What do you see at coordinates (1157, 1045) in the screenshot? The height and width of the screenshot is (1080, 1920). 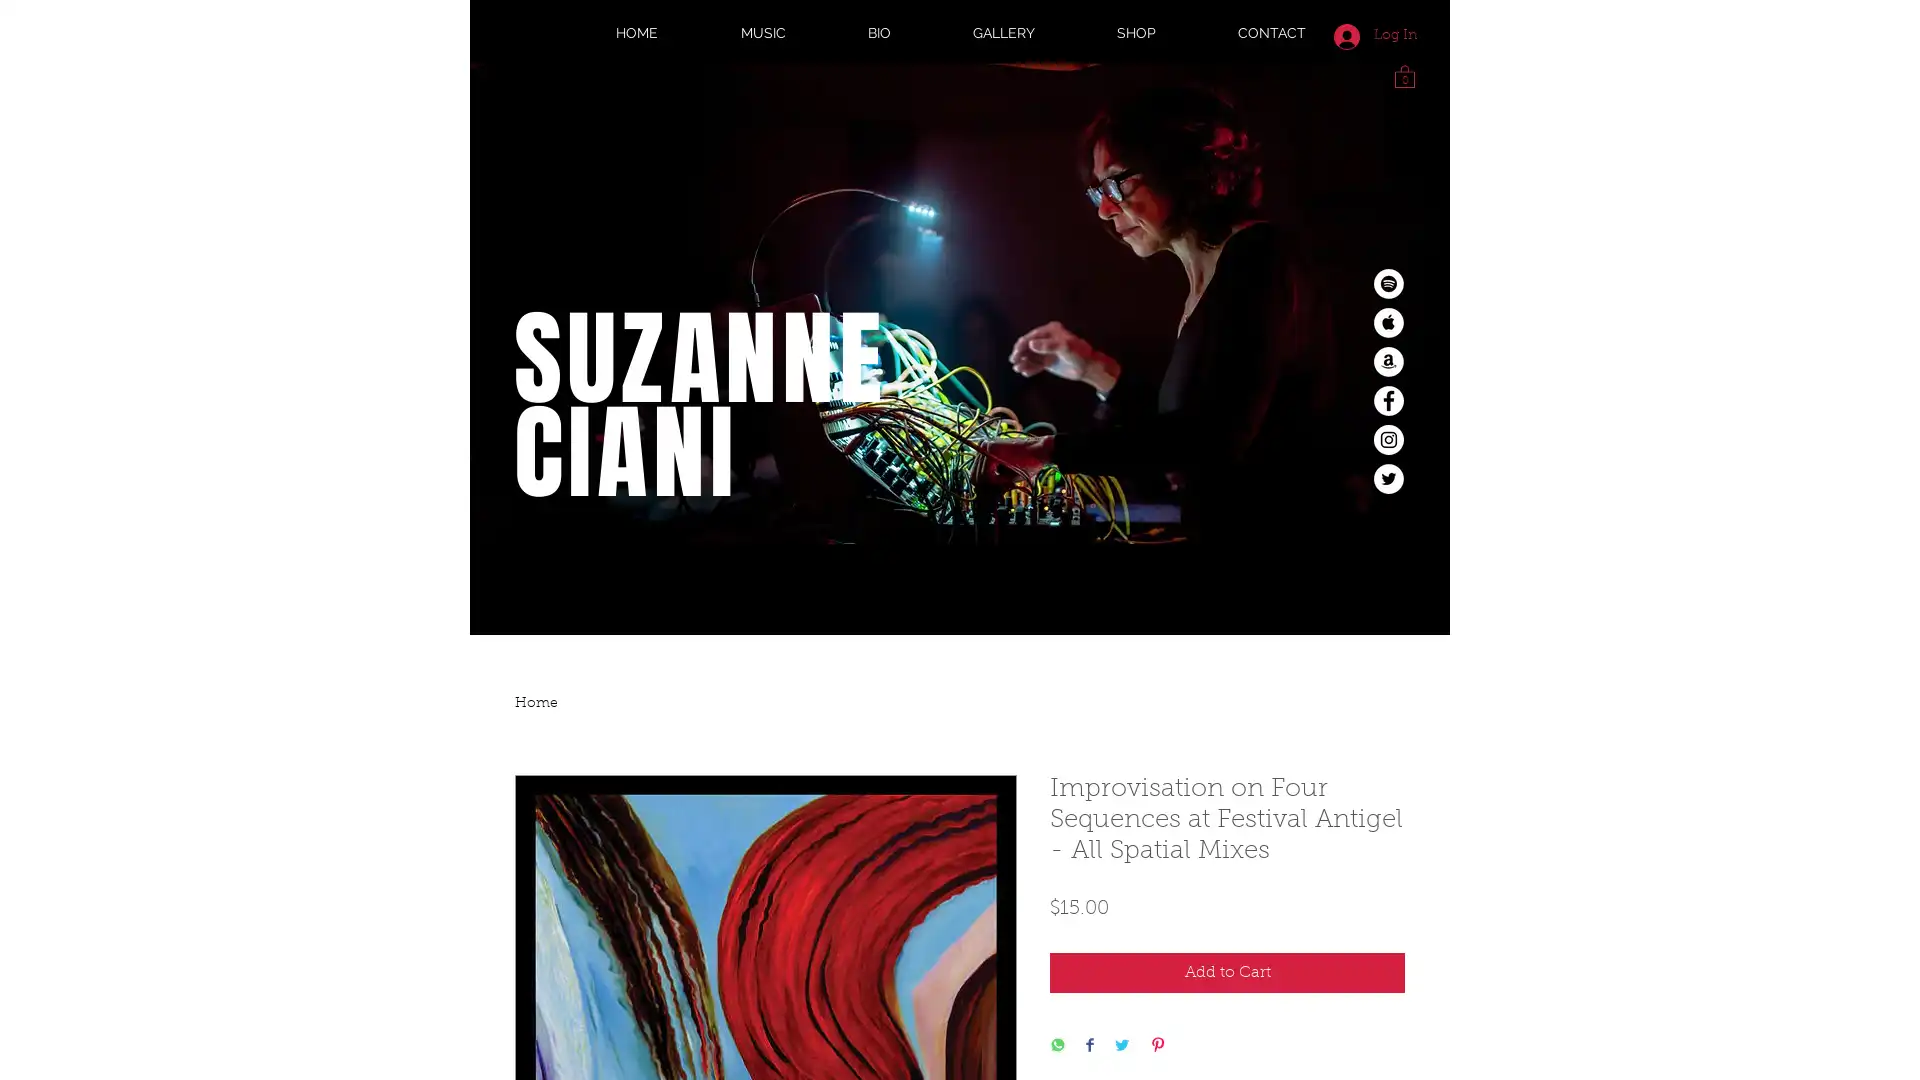 I see `Pin on Pinterest` at bounding box center [1157, 1045].